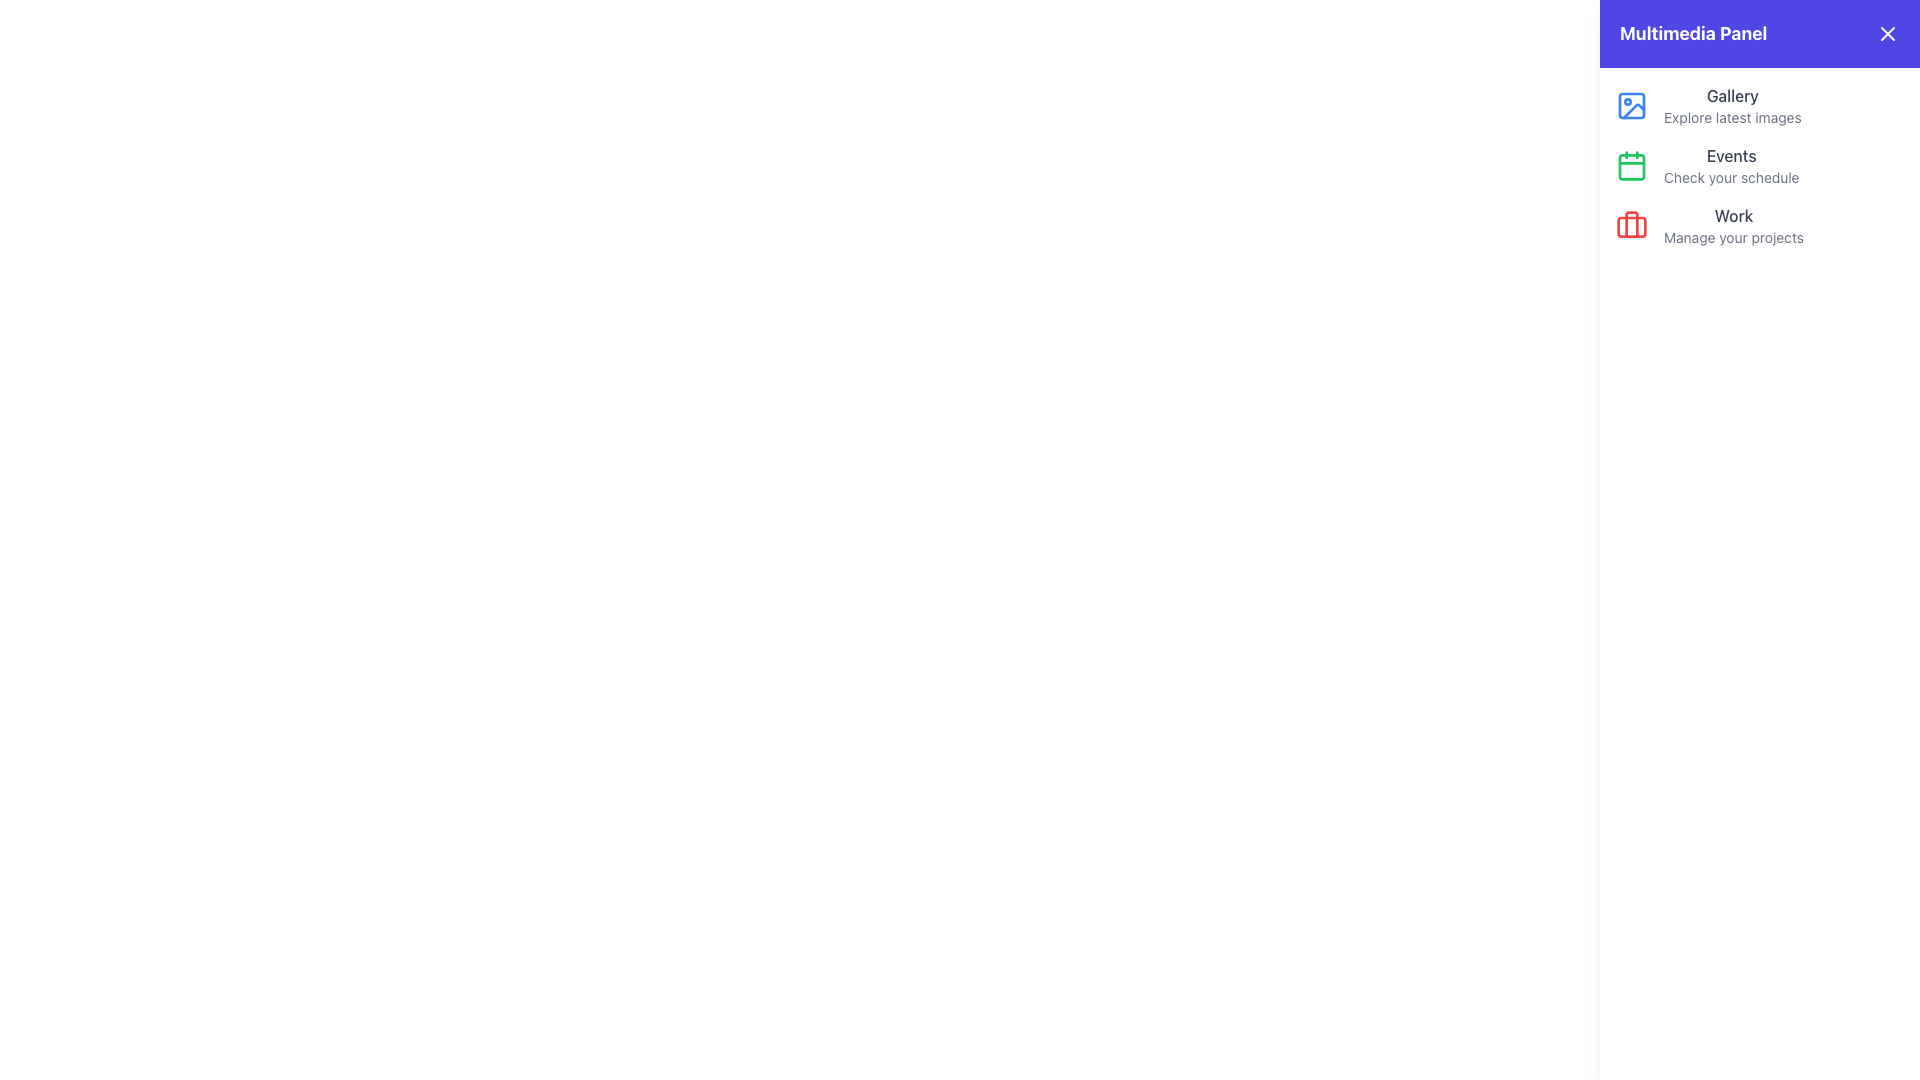 The width and height of the screenshot is (1920, 1080). I want to click on the red briefcase icon located in the Multimedia Panel, which is the third item in the list, positioned above the labels 'Work' and 'Manage your projects.', so click(1632, 225).